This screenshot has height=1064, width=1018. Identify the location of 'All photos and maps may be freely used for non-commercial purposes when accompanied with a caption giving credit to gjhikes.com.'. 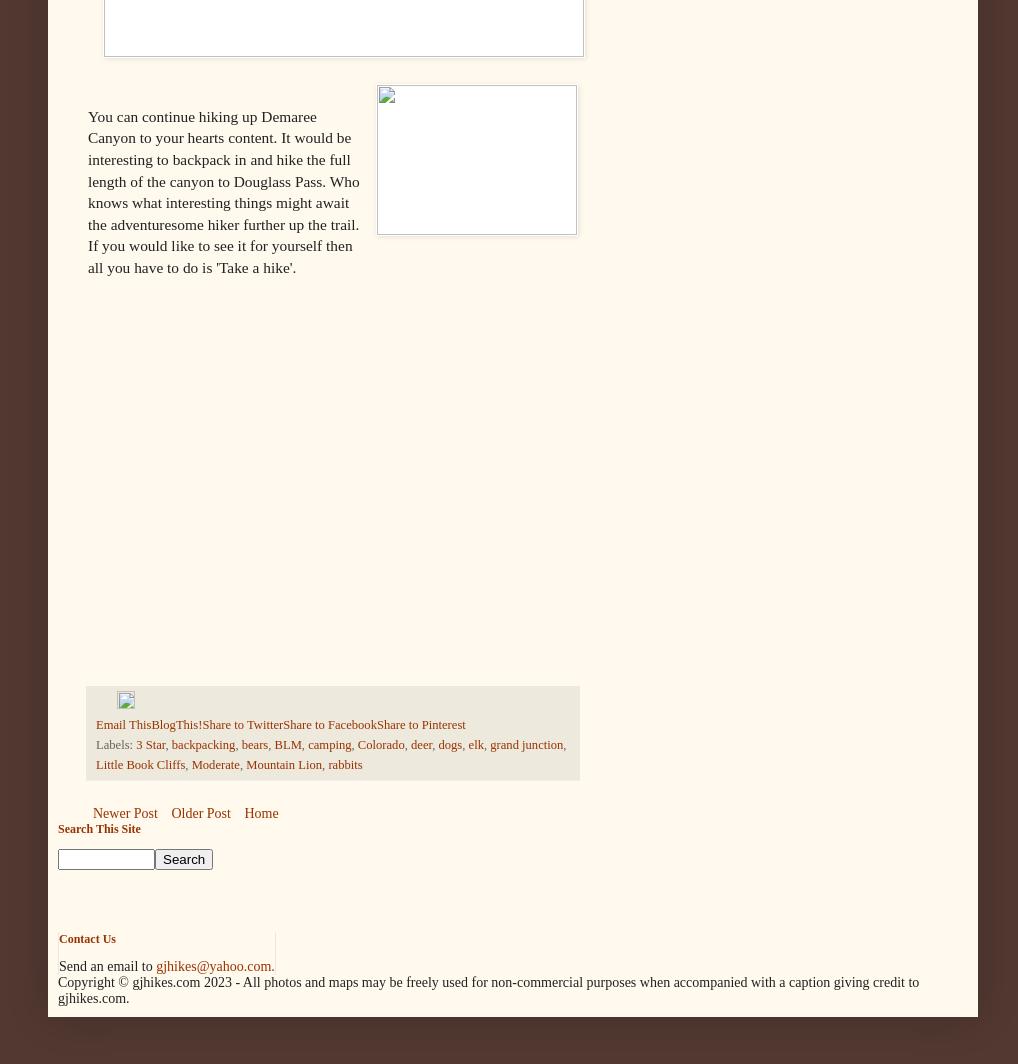
(488, 990).